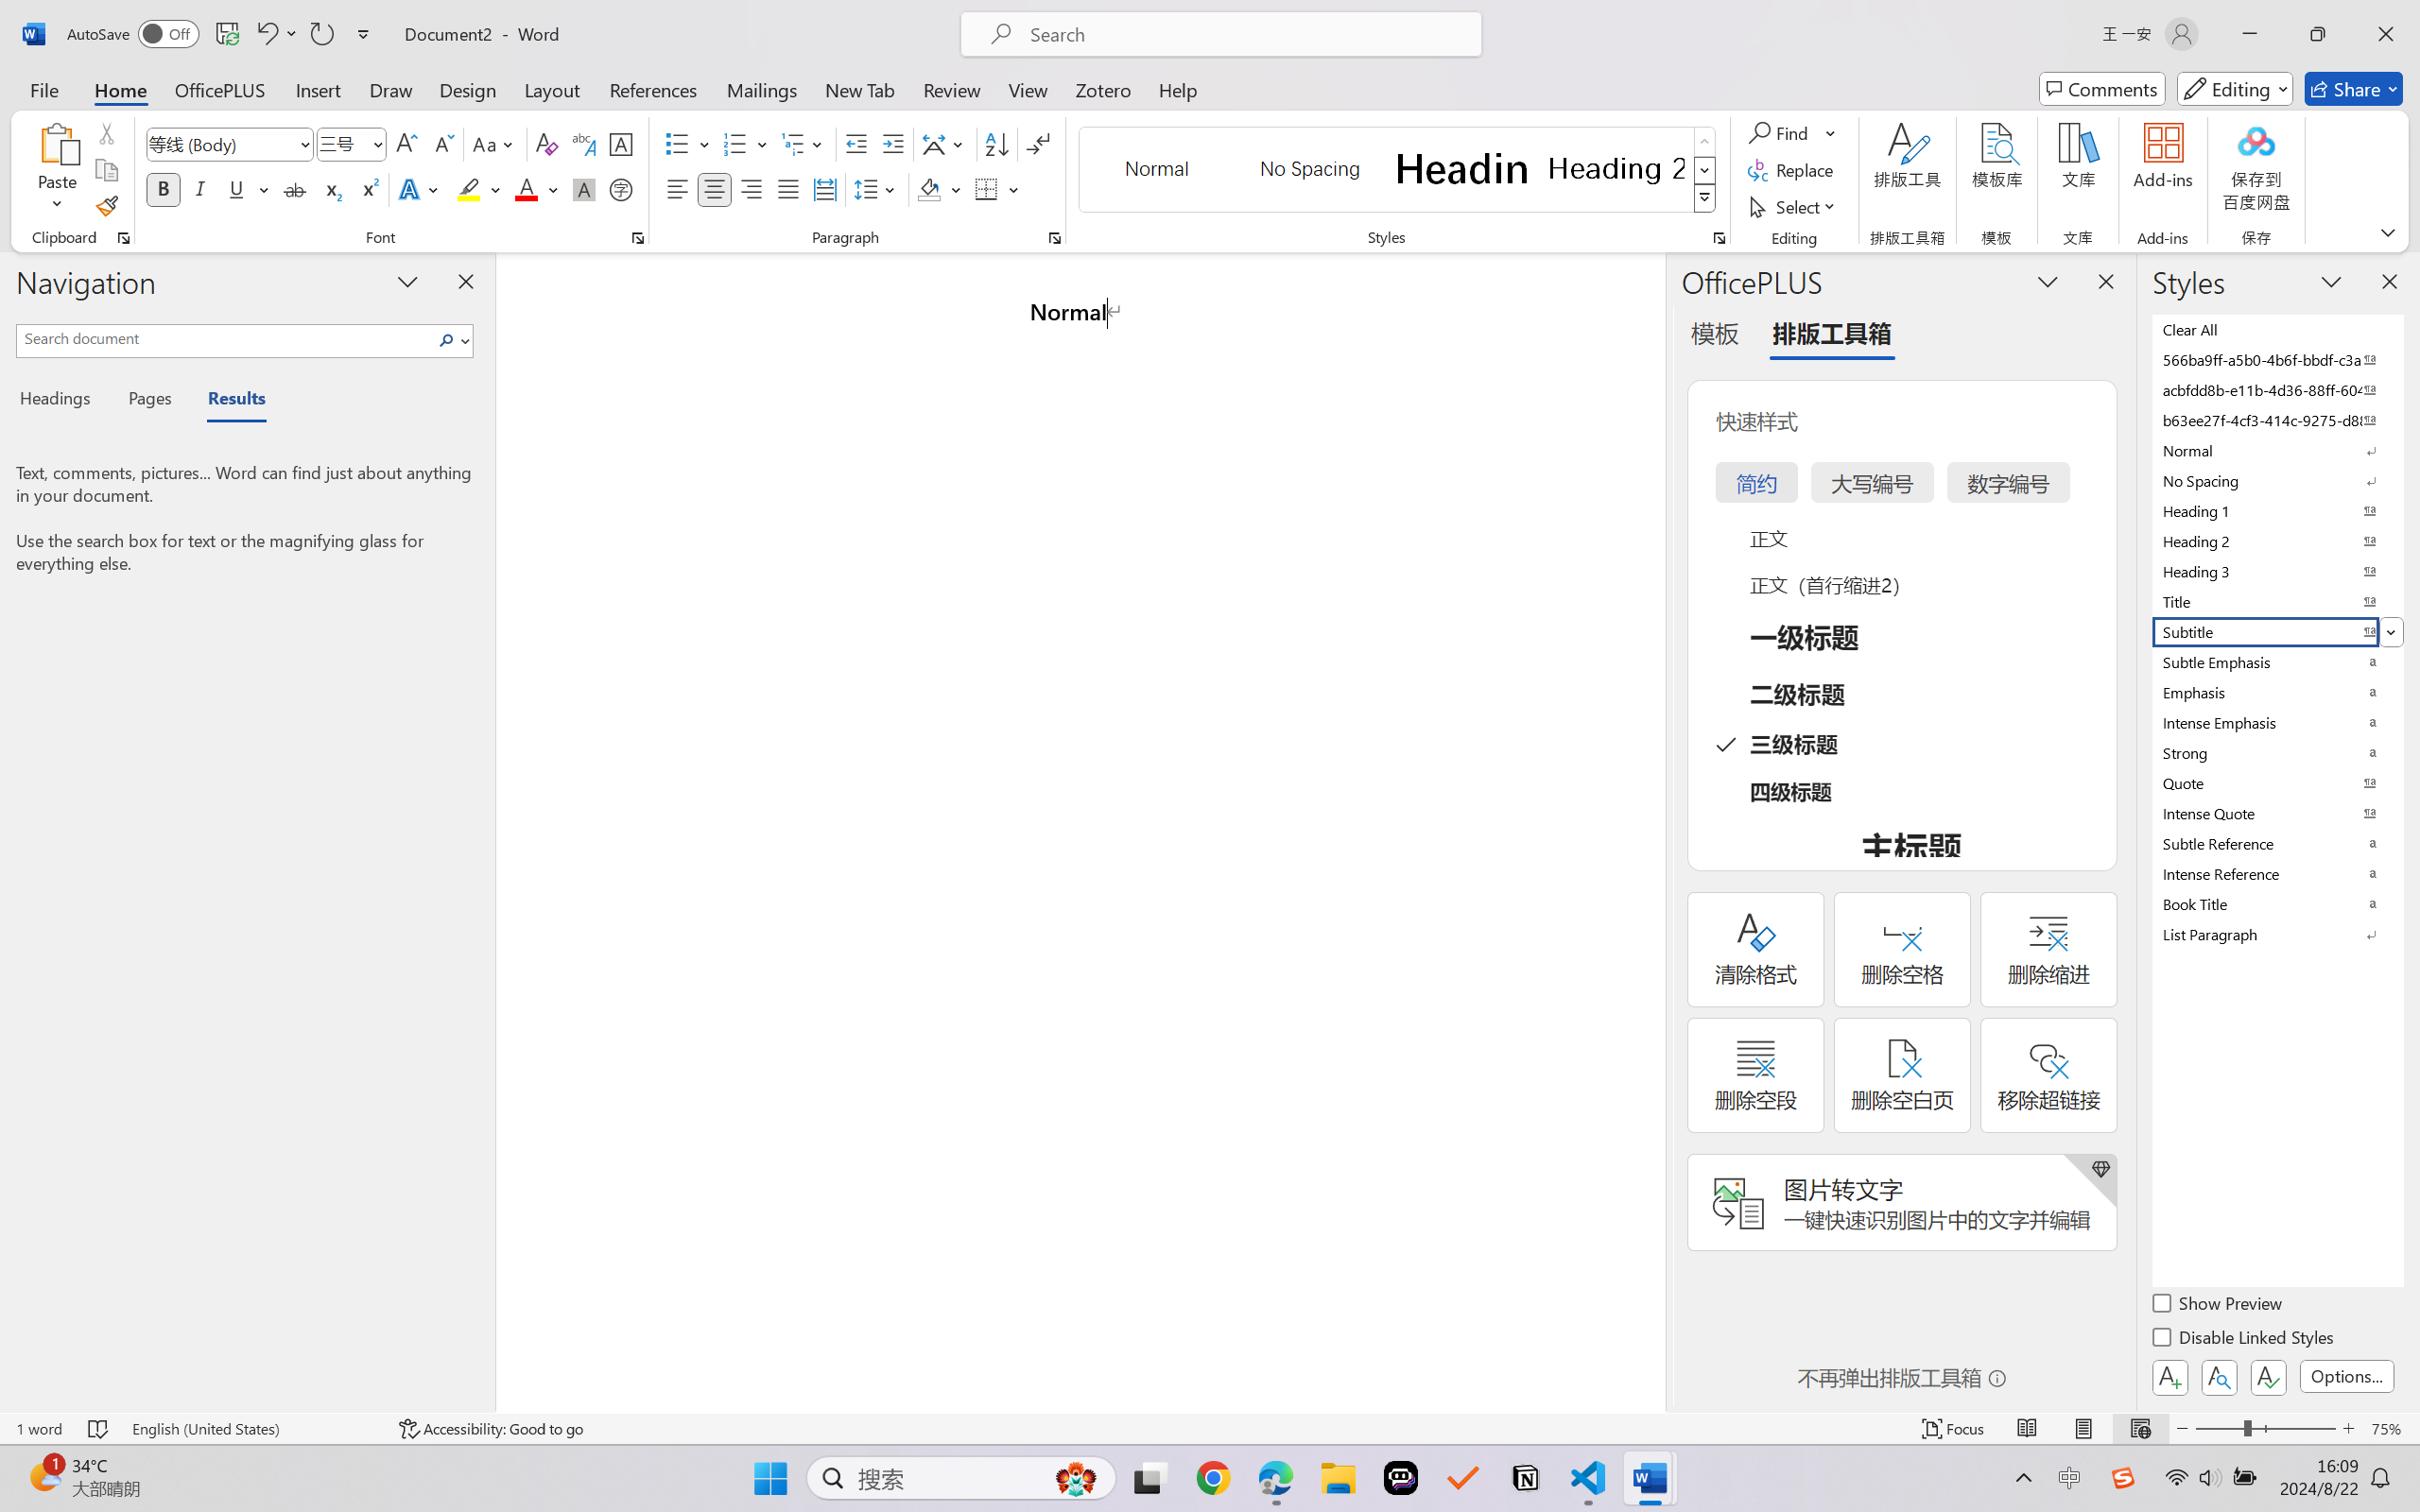 This screenshot has height=1512, width=2420. What do you see at coordinates (876, 188) in the screenshot?
I see `'Line and Paragraph Spacing'` at bounding box center [876, 188].